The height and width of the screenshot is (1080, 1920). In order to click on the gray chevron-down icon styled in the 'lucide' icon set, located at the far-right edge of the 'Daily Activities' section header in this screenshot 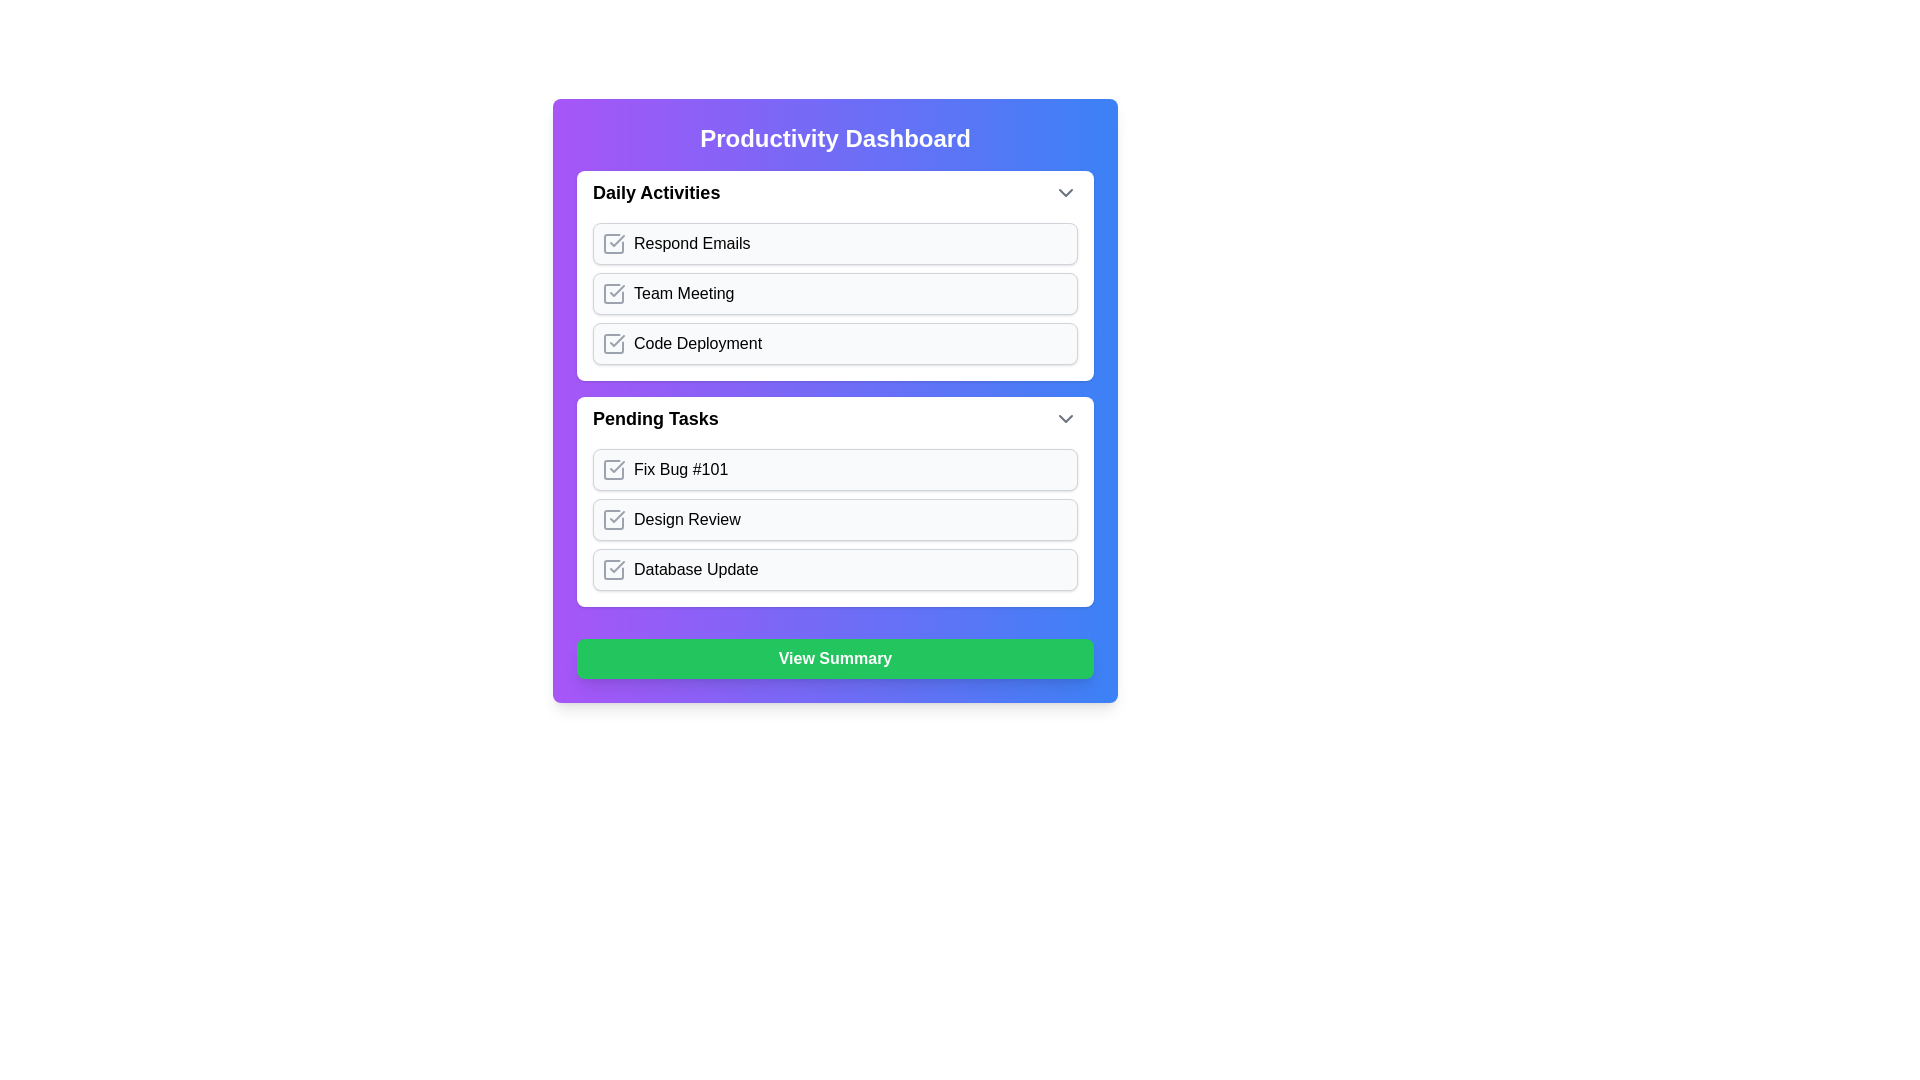, I will do `click(1064, 192)`.